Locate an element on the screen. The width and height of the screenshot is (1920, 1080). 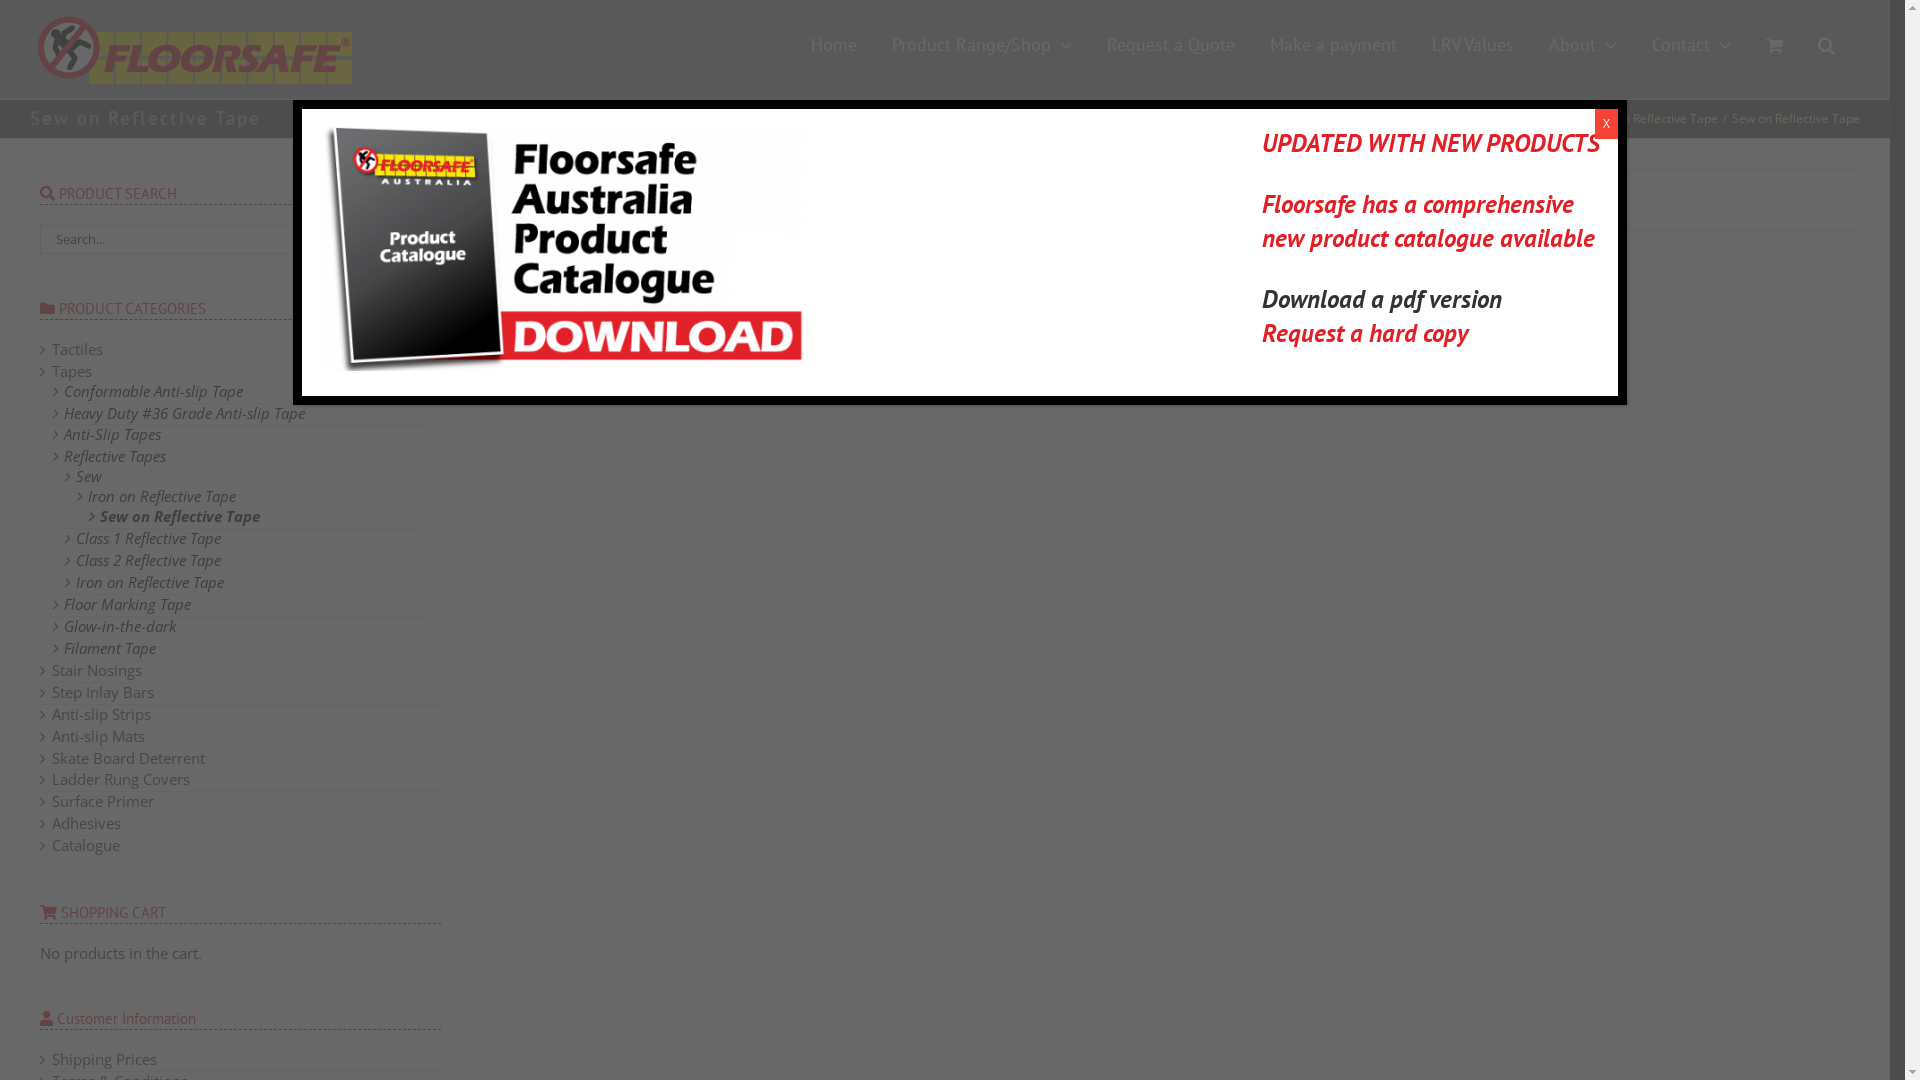
'About' is located at coordinates (1582, 45).